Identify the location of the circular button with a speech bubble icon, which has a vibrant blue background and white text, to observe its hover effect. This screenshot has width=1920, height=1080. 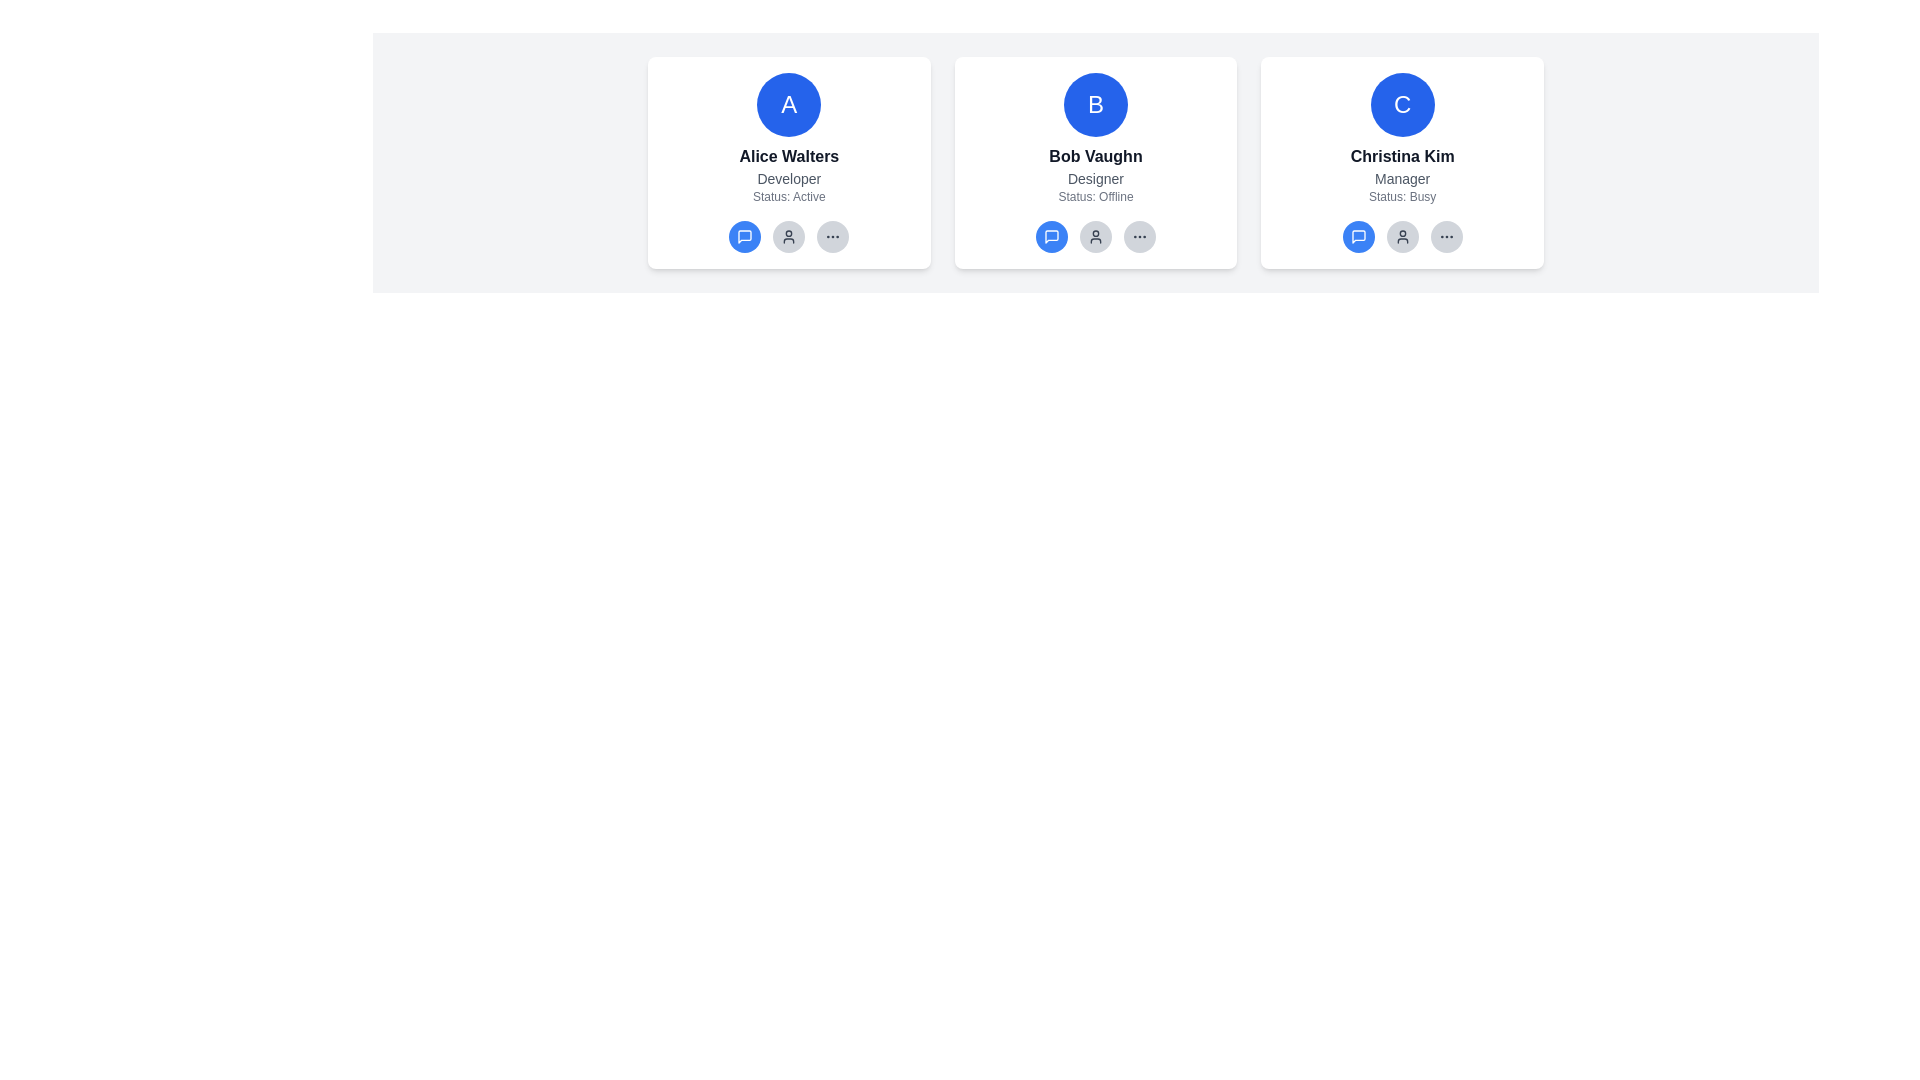
(744, 235).